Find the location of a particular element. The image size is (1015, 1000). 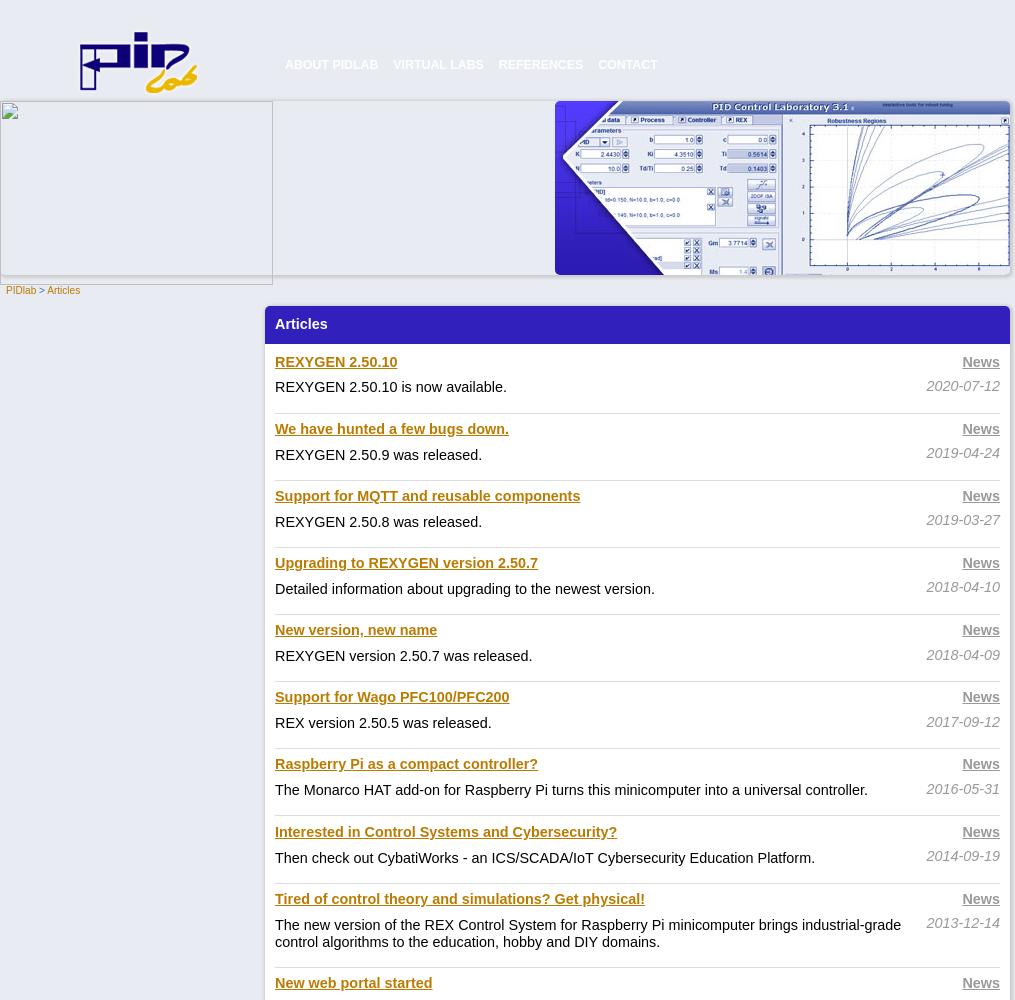

'REXYGEN 2.50.10 is now available.' is located at coordinates (390, 387).